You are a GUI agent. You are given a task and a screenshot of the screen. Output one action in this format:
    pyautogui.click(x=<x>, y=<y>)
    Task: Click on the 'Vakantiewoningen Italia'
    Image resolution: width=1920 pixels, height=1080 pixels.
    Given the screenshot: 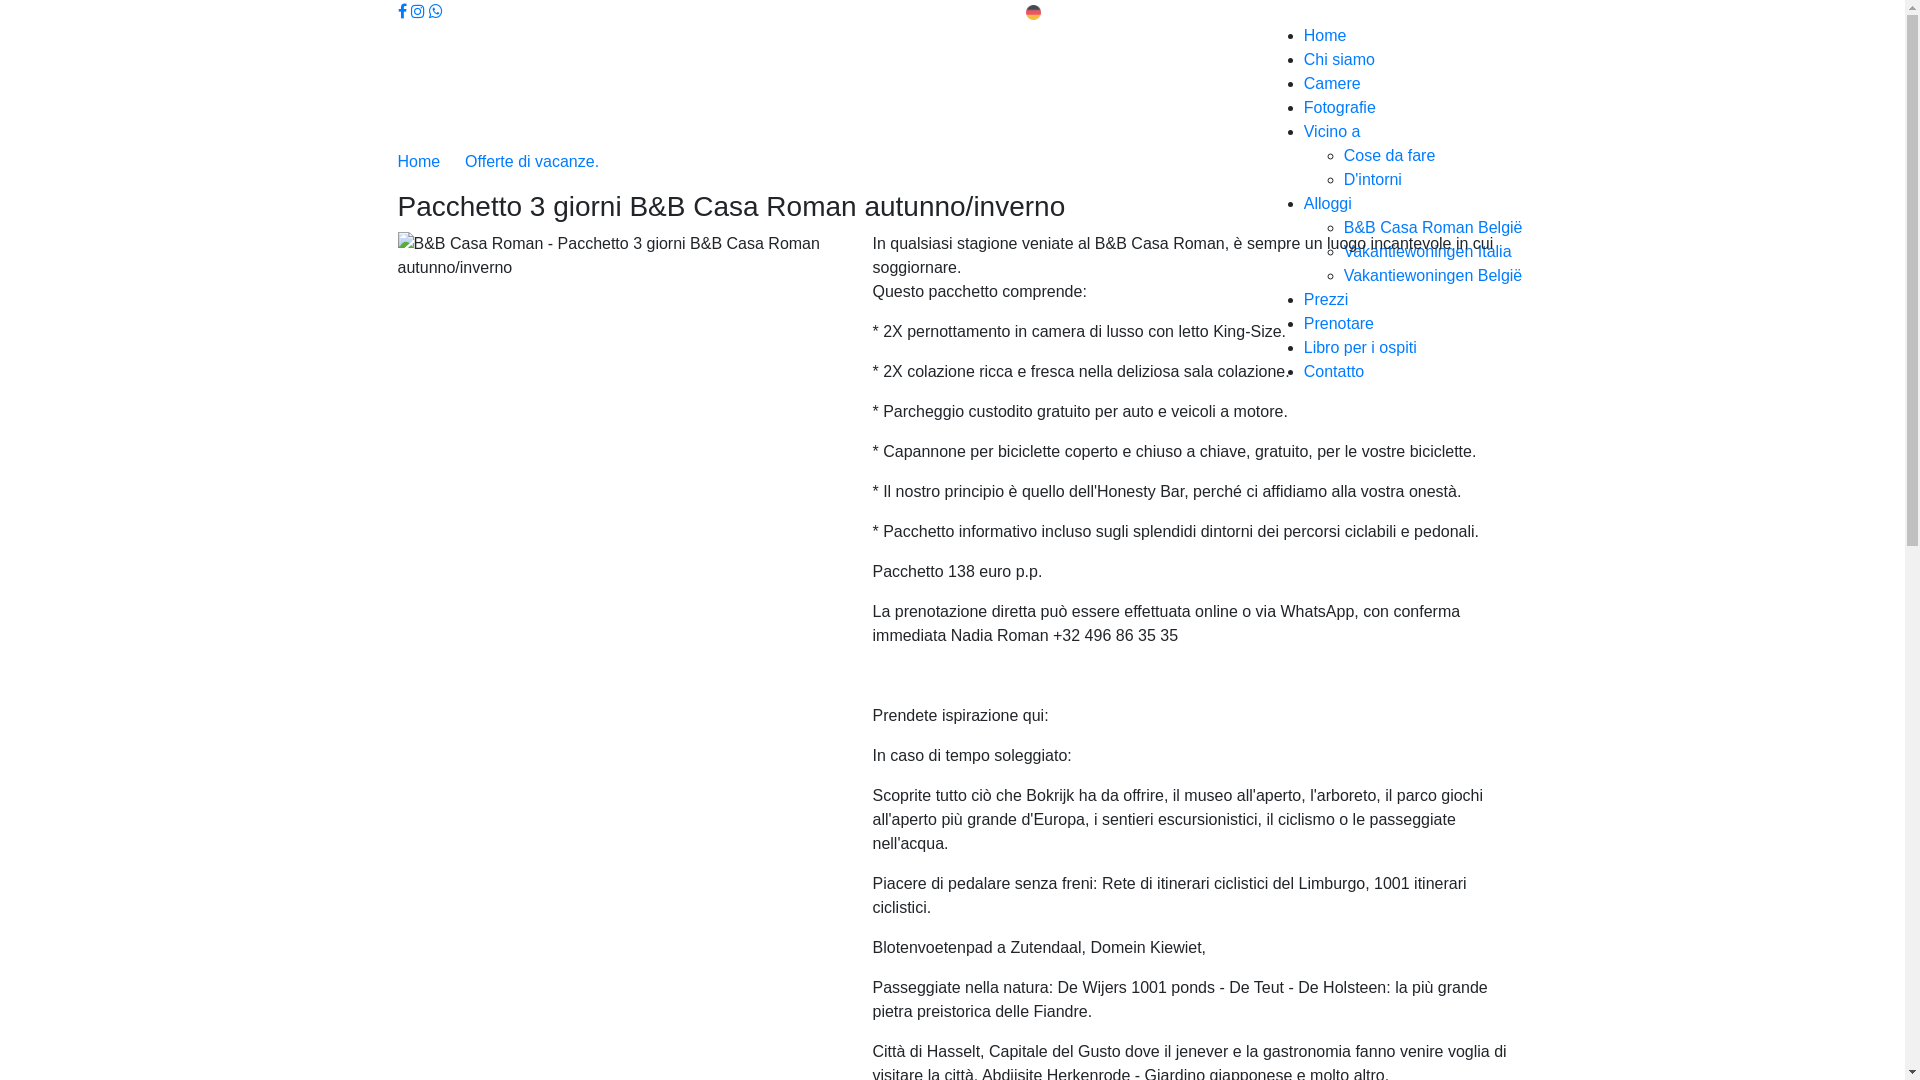 What is the action you would take?
    pyautogui.click(x=1426, y=250)
    